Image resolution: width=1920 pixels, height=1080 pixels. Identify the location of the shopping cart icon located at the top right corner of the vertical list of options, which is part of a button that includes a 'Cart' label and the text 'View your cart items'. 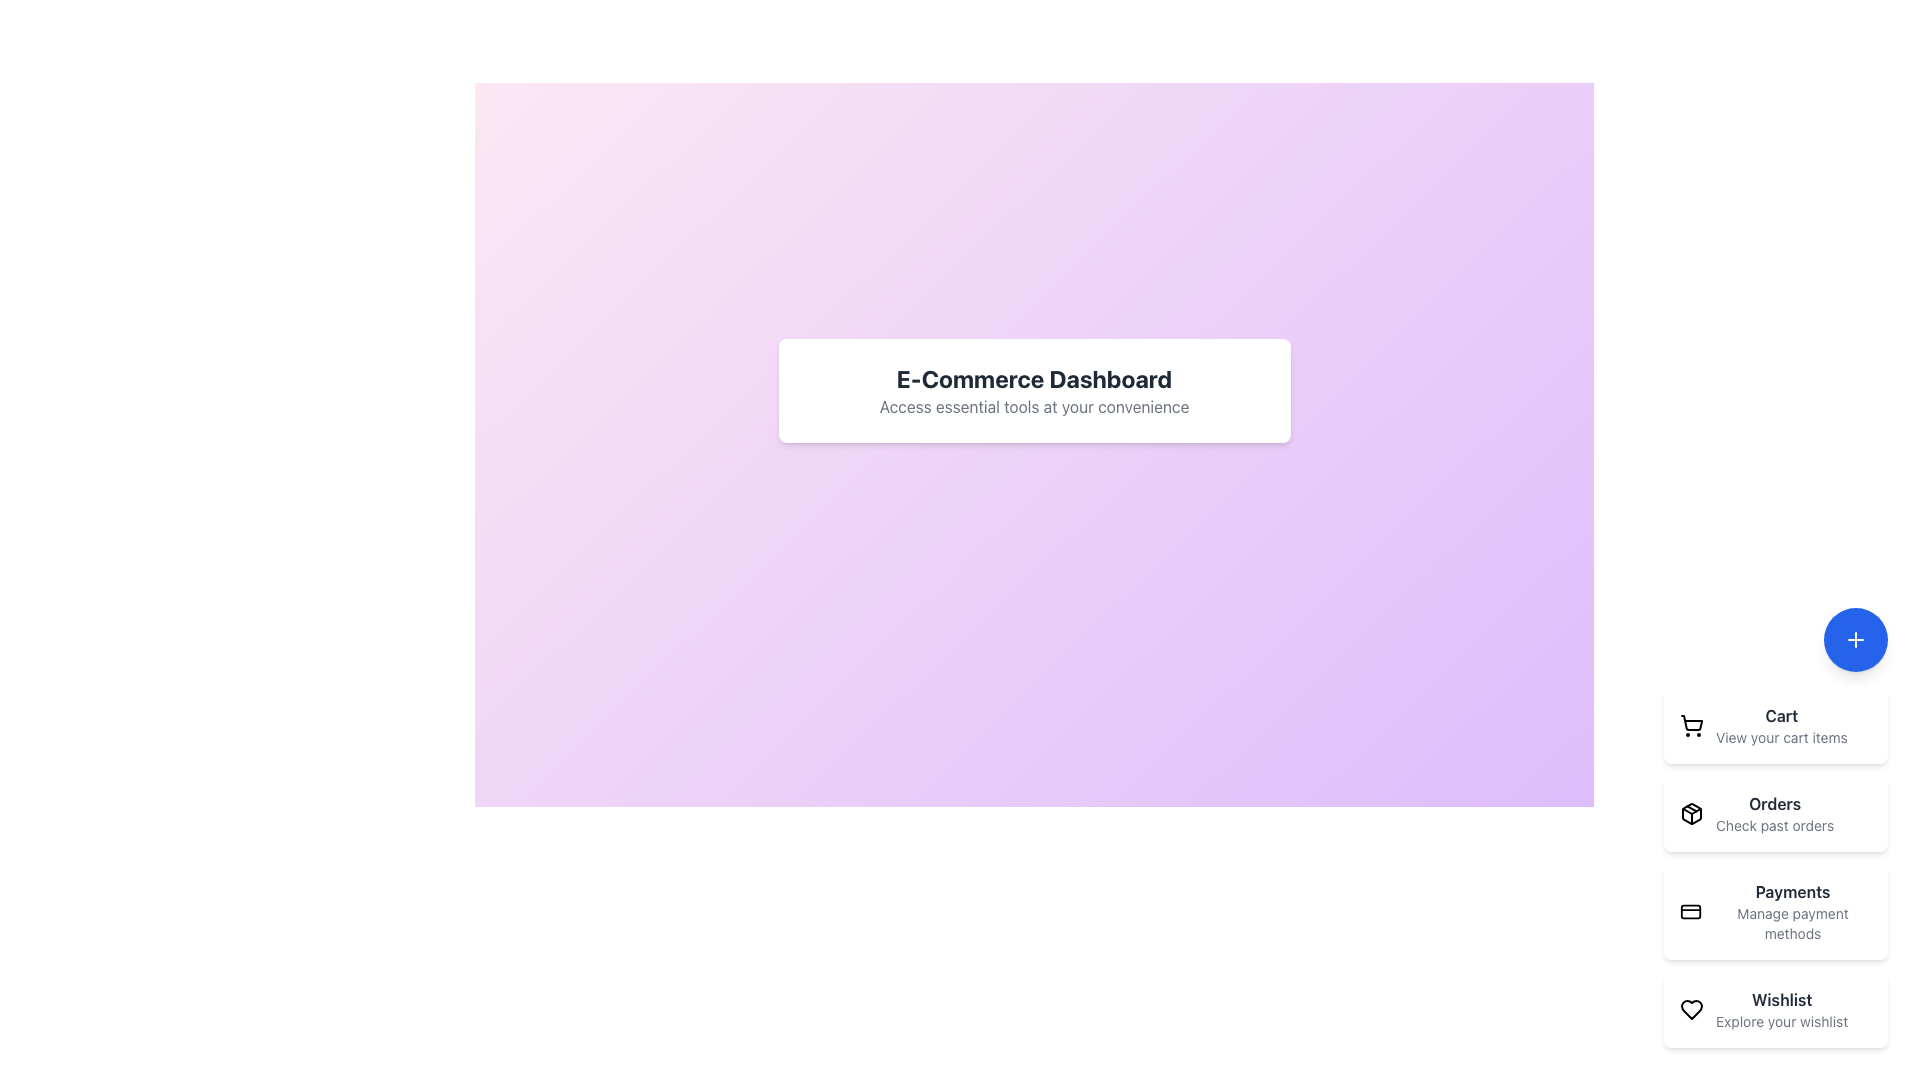
(1690, 725).